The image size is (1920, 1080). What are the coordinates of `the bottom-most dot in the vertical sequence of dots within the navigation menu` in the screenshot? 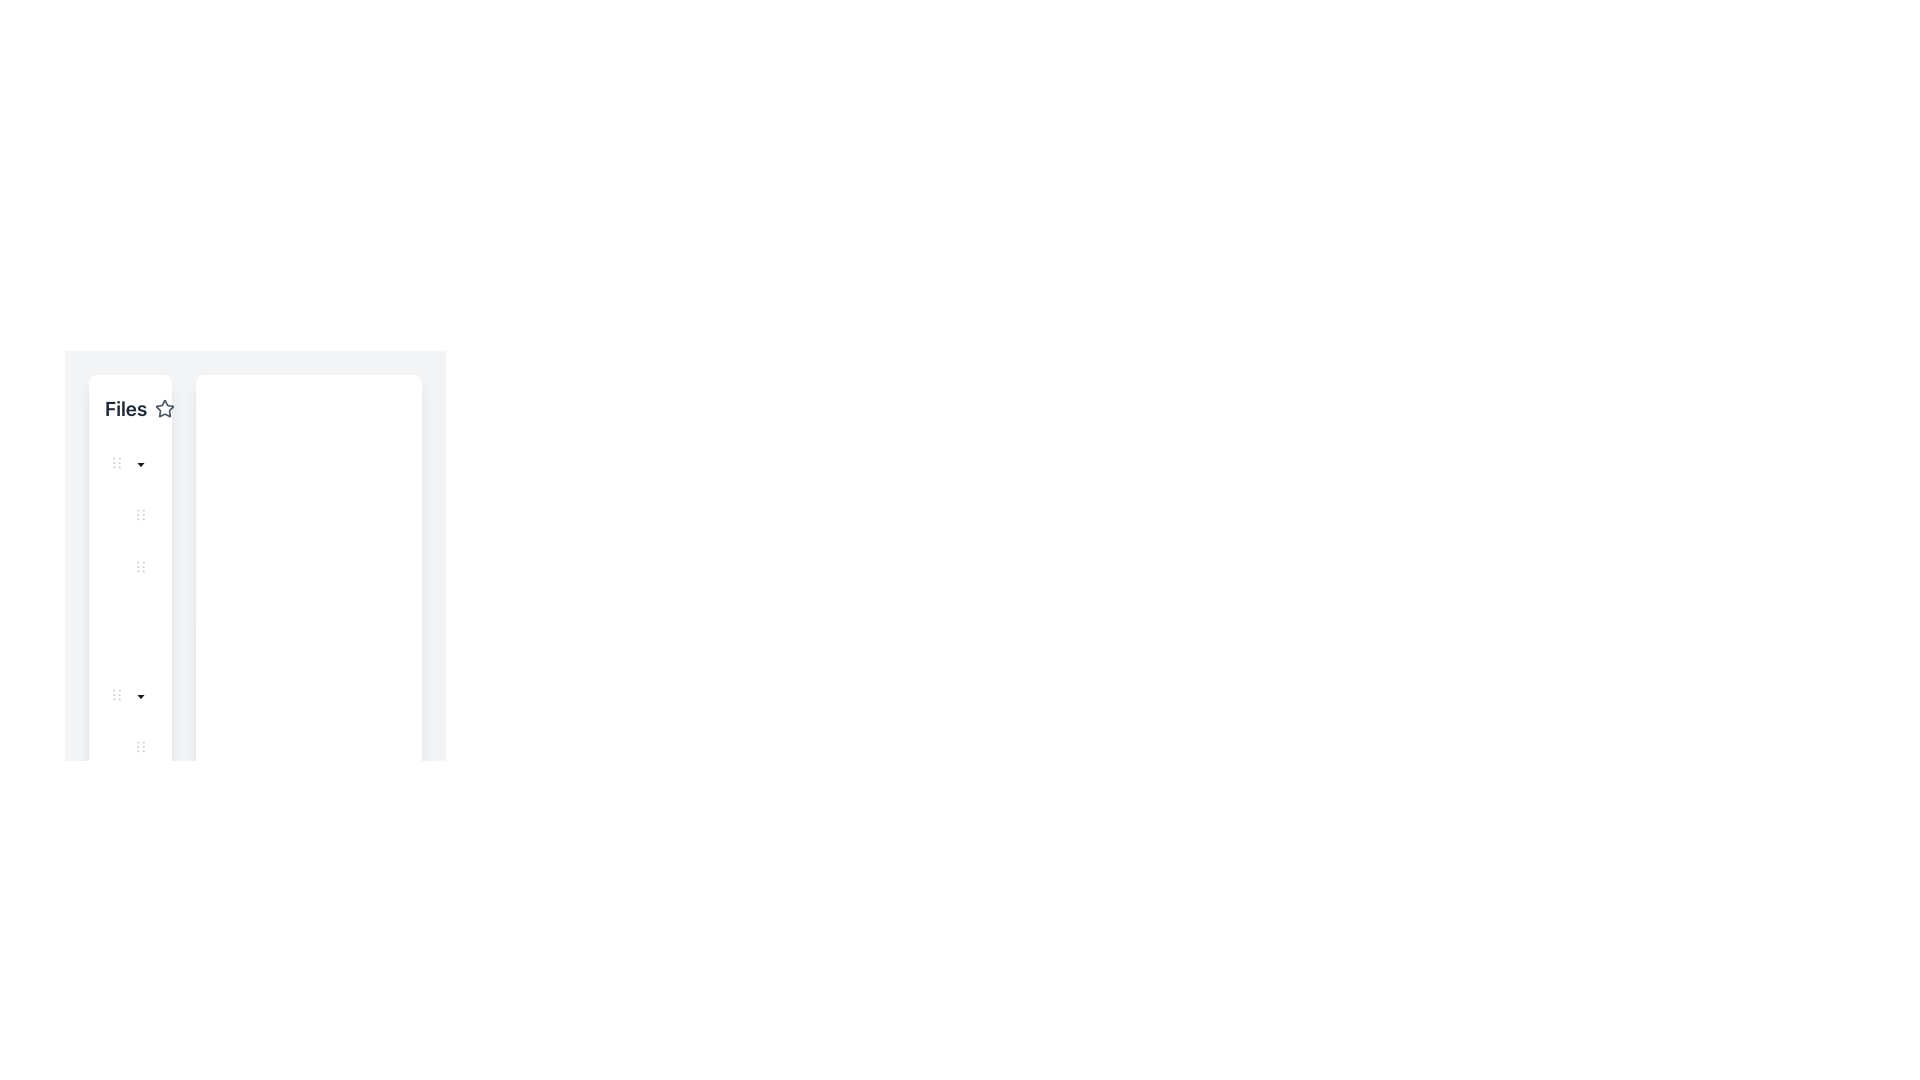 It's located at (139, 746).